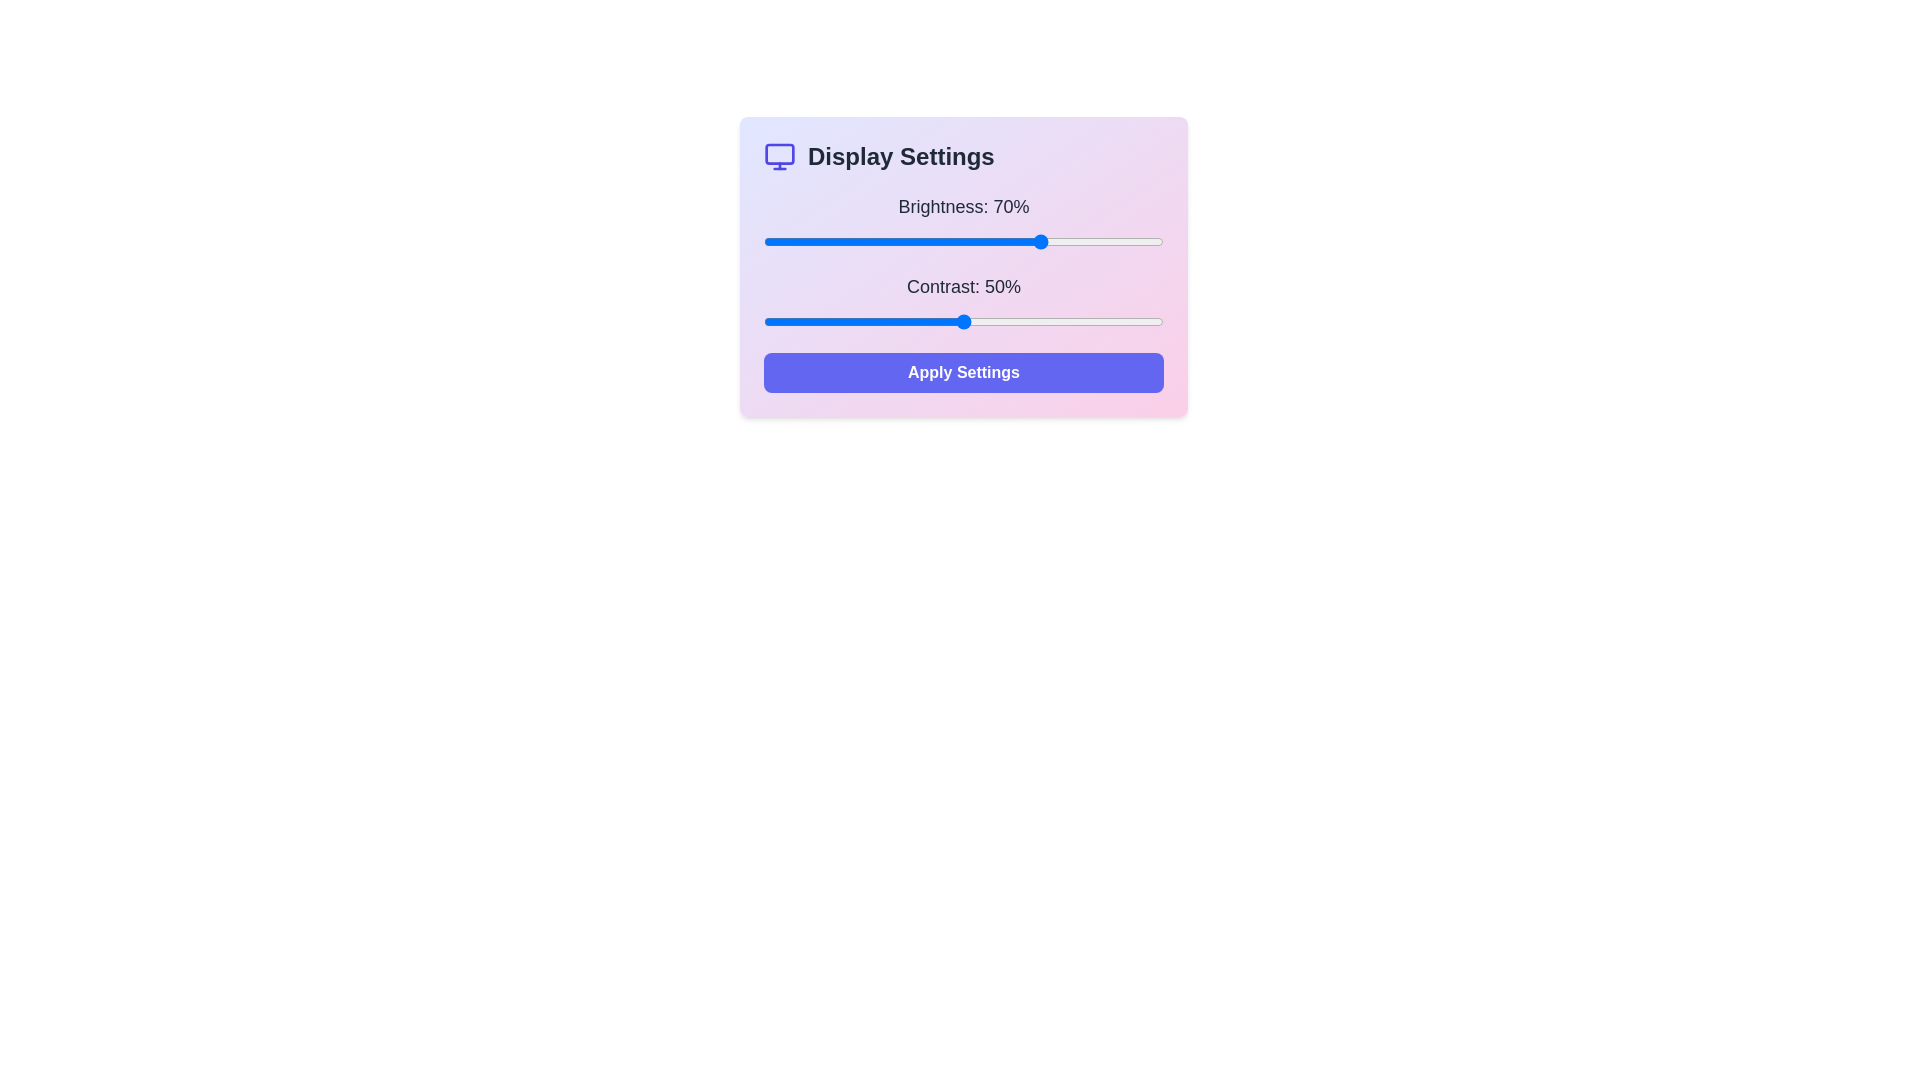 The image size is (1920, 1080). I want to click on the 'Apply Settings' button to apply the current display settings, so click(964, 373).